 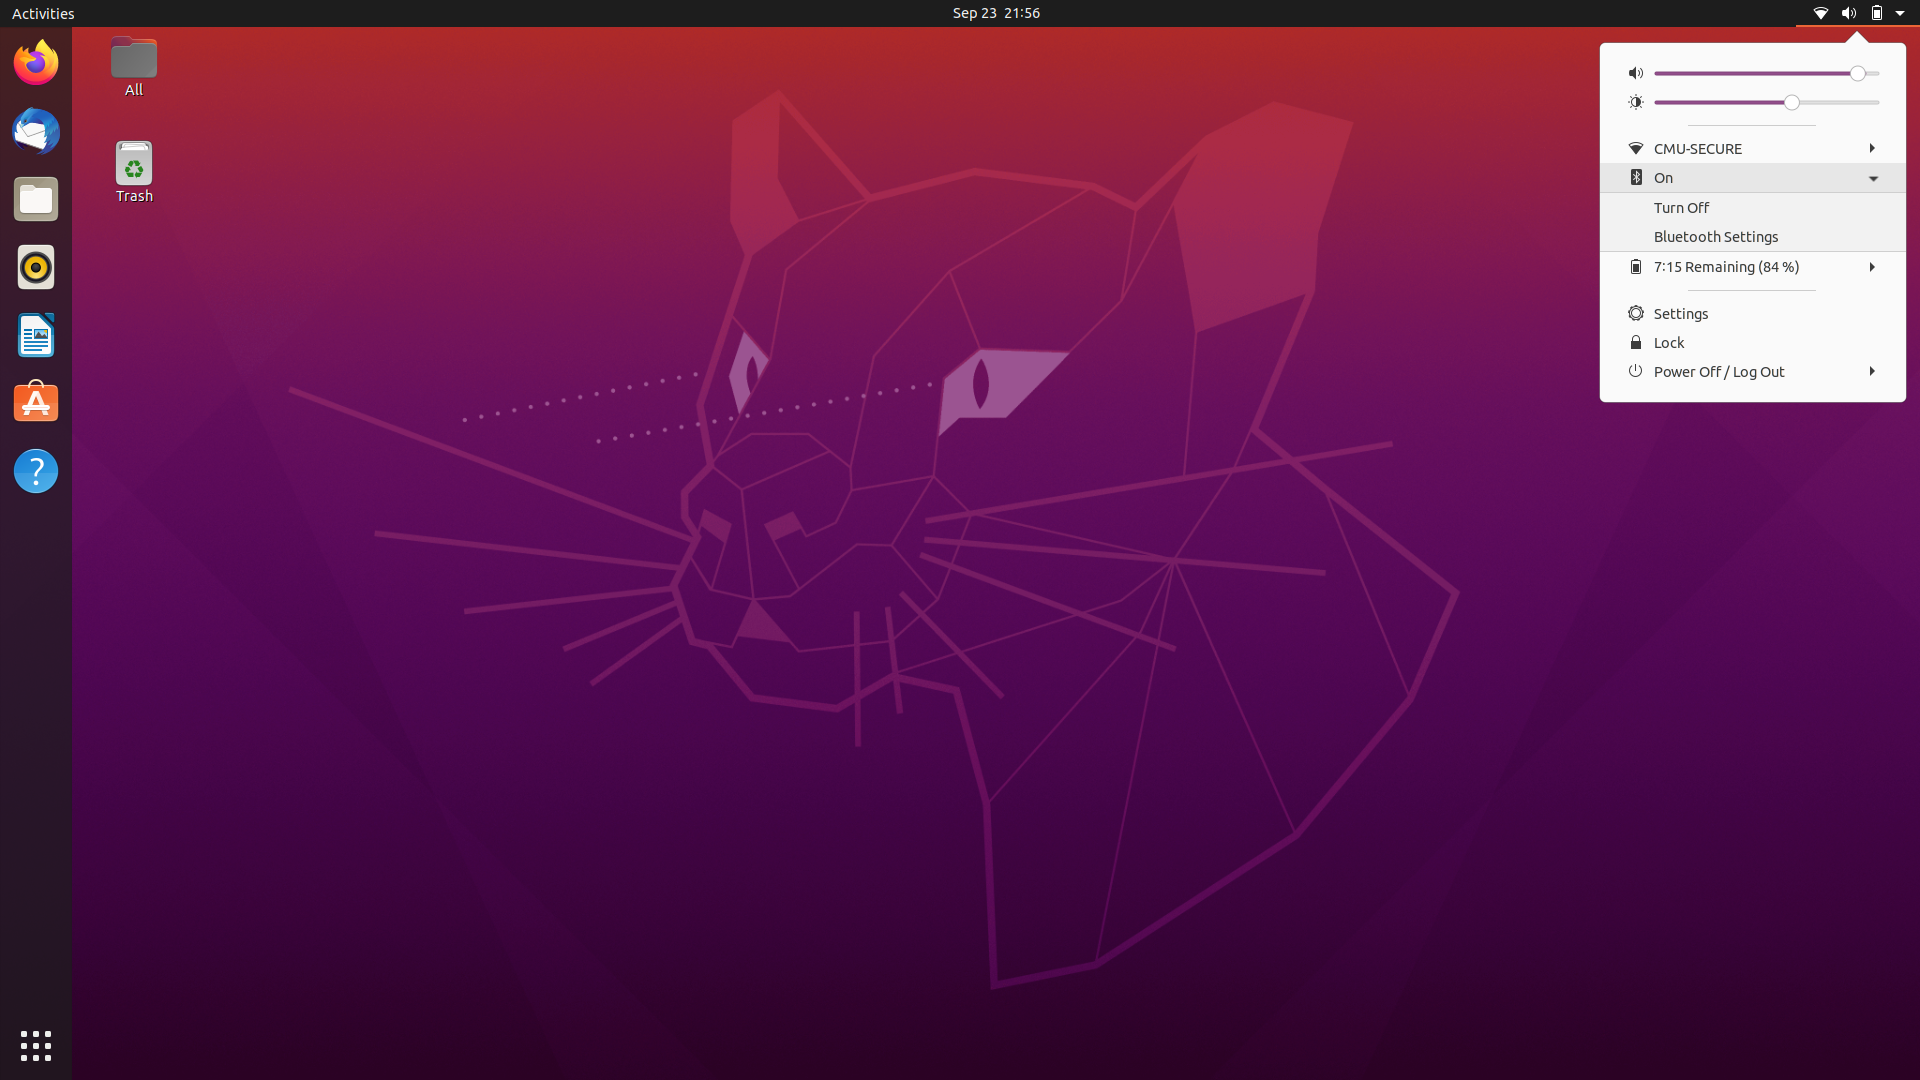 I want to click on All Applications, so click(x=35, y=1045).